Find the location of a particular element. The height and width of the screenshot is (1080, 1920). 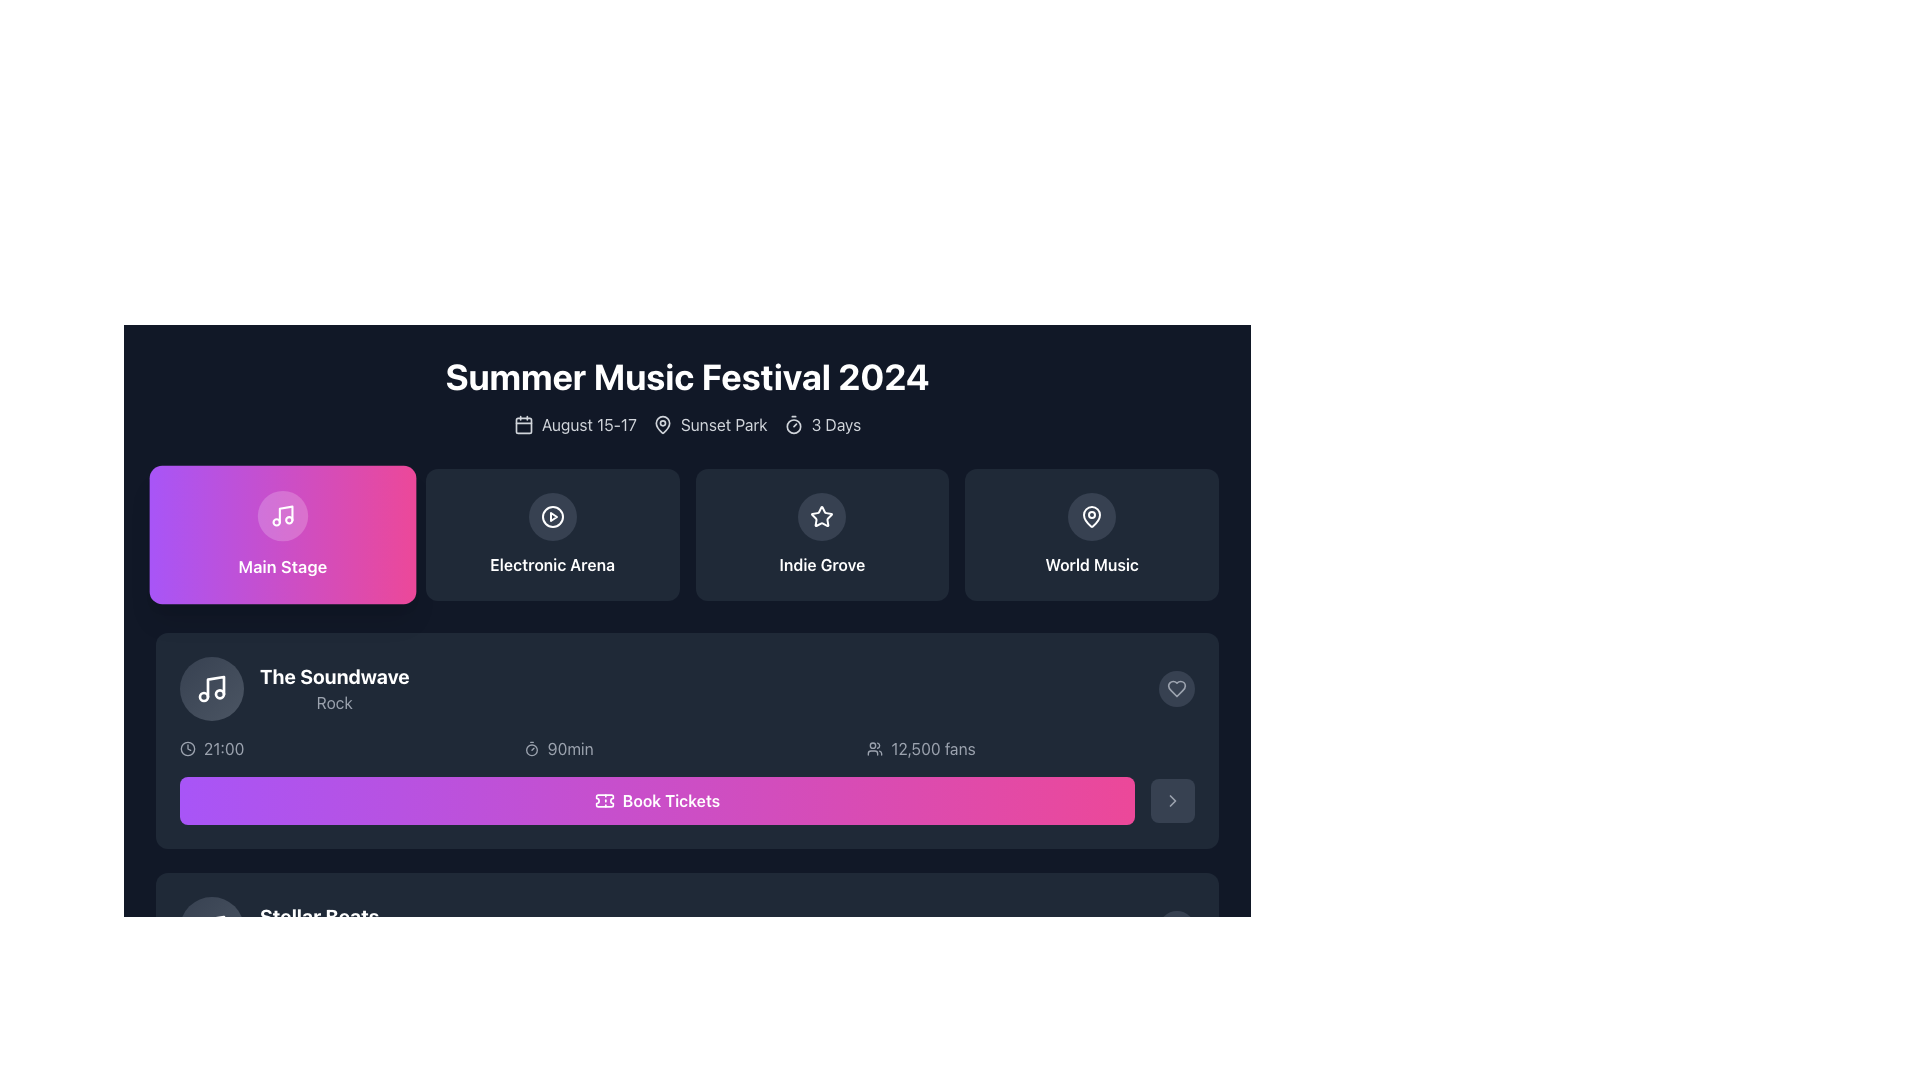

the navigational button for the 'Main Stage' section of the Summer Music Festival 2024 is located at coordinates (281, 534).